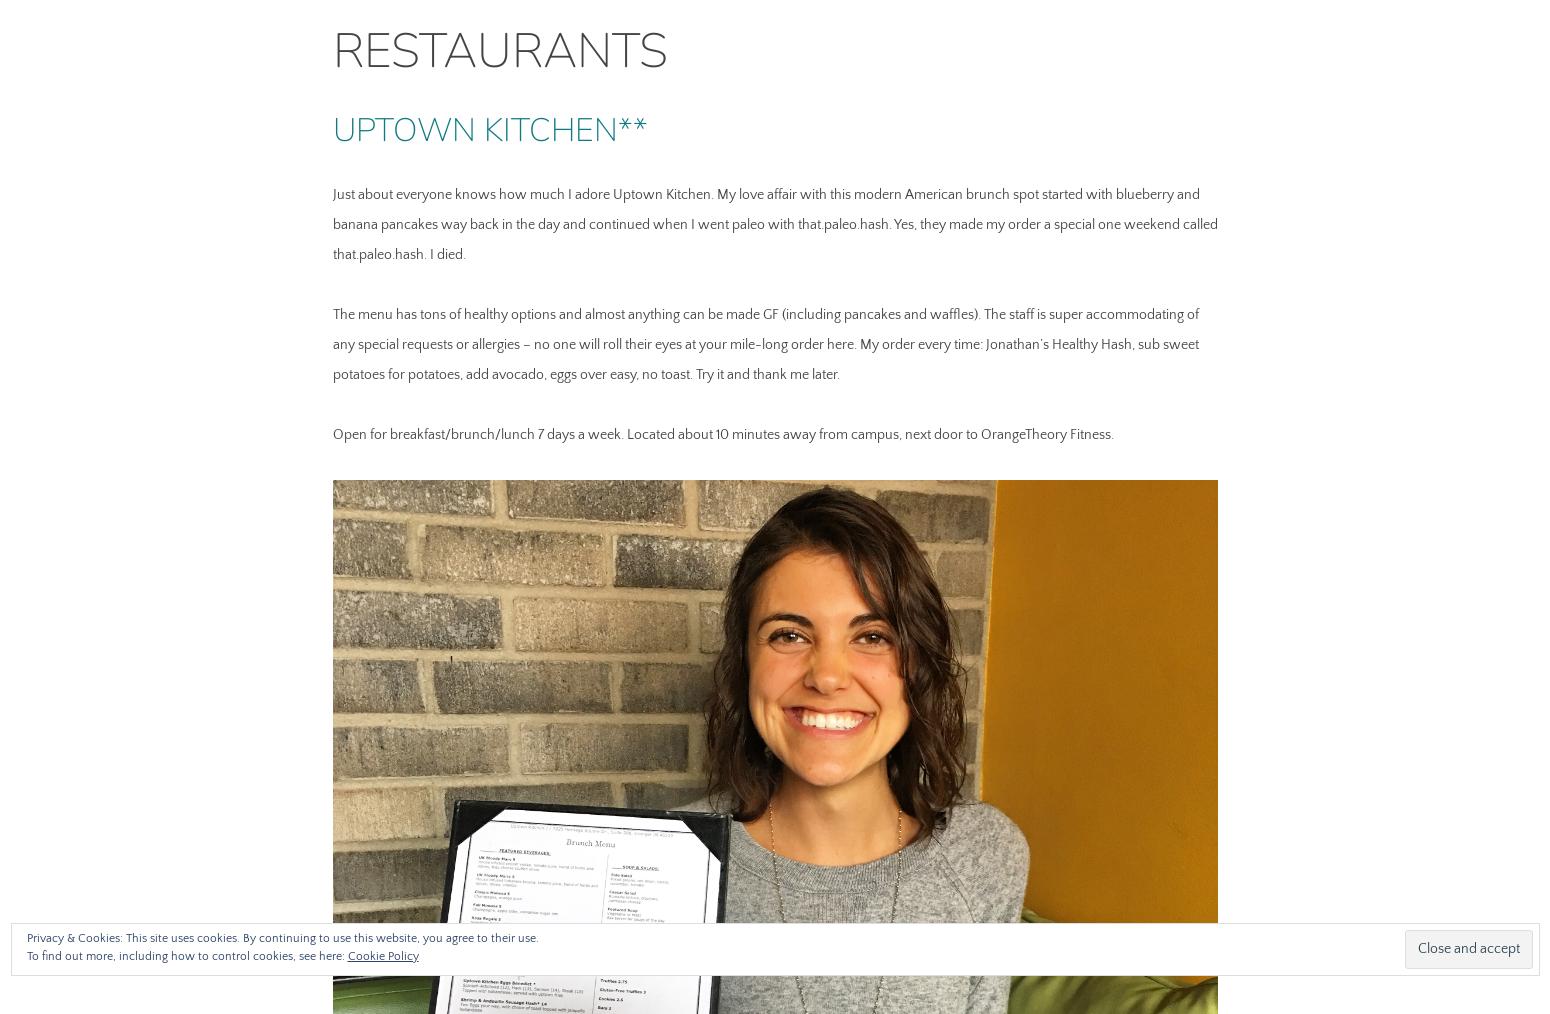 The image size is (1550, 1014). What do you see at coordinates (722, 433) in the screenshot?
I see `'Open for breakfast/brunch/lunch 7 days a week. Located about 10 minutes away from campus, next door to OrangeTheory Fitness.'` at bounding box center [722, 433].